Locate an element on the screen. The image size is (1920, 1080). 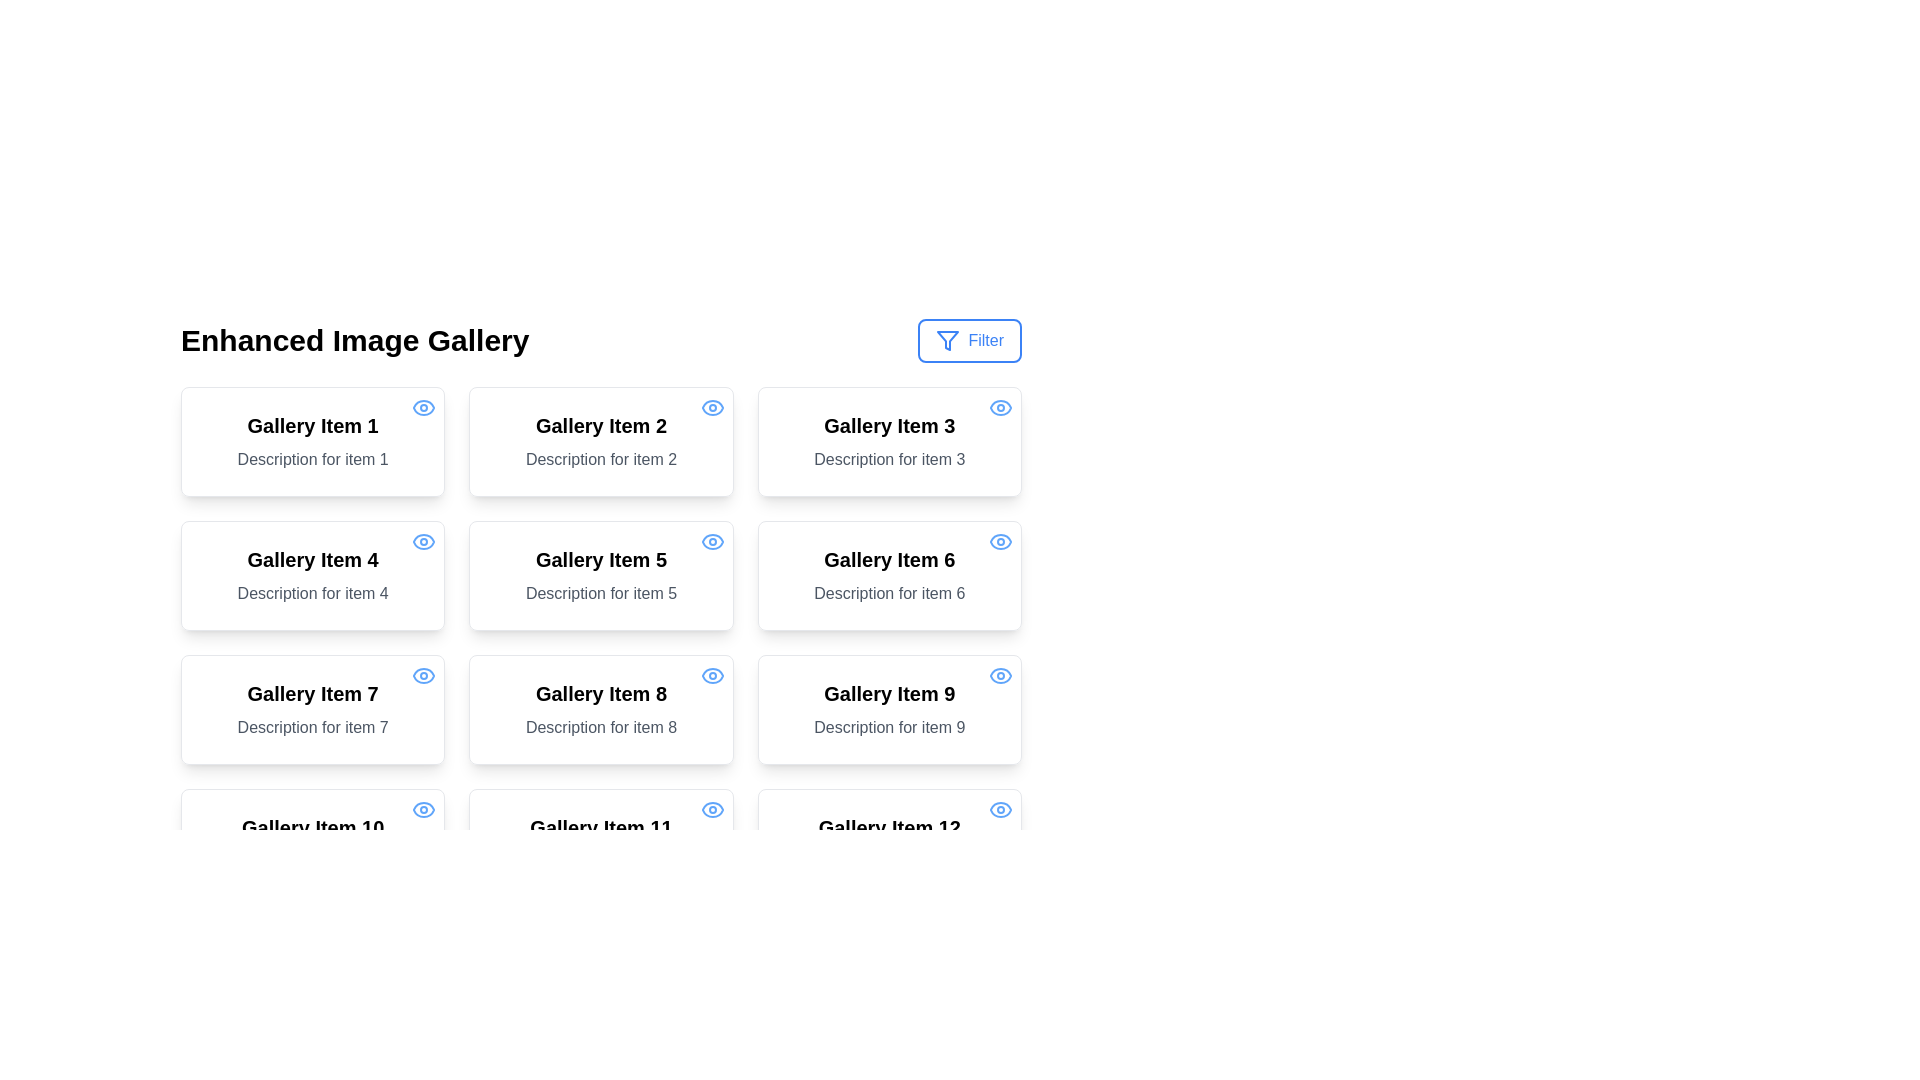
the stylized eye icon with a blue outline and white inner fill located at the top-right corner of the card labeled 'Gallery Item 7' is located at coordinates (423, 675).